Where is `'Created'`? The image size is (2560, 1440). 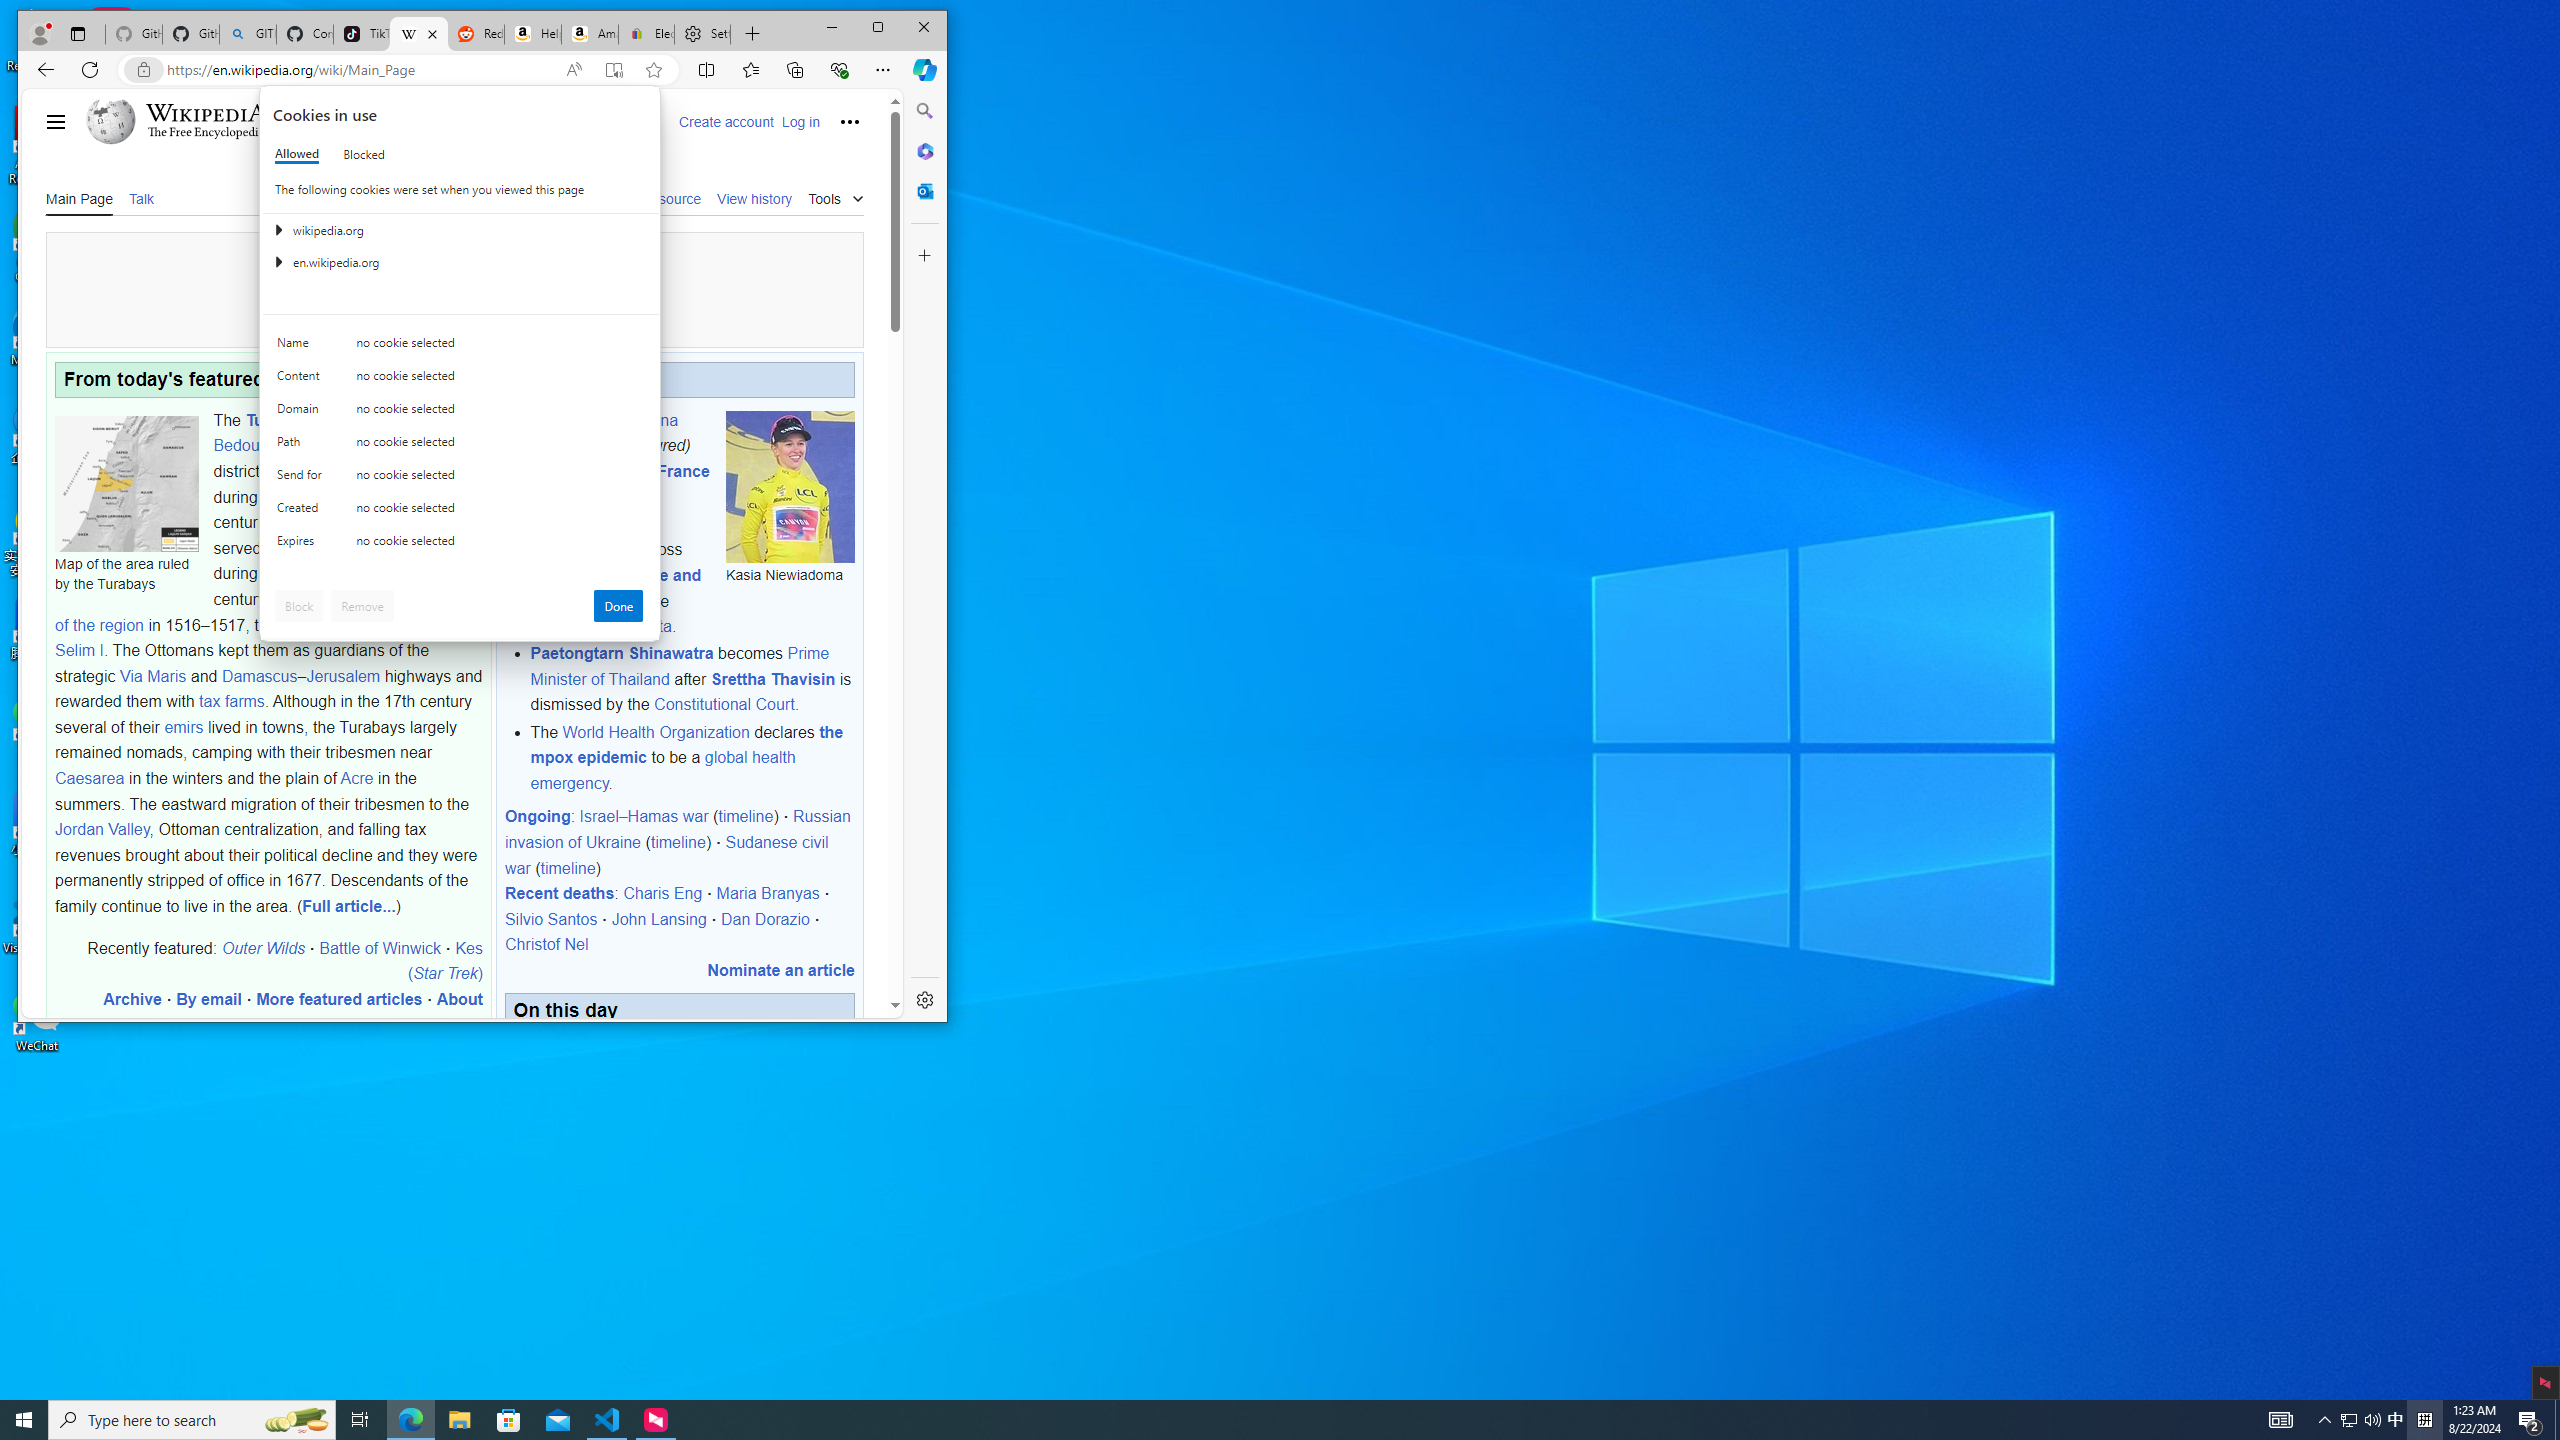
'Created' is located at coordinates (302, 512).